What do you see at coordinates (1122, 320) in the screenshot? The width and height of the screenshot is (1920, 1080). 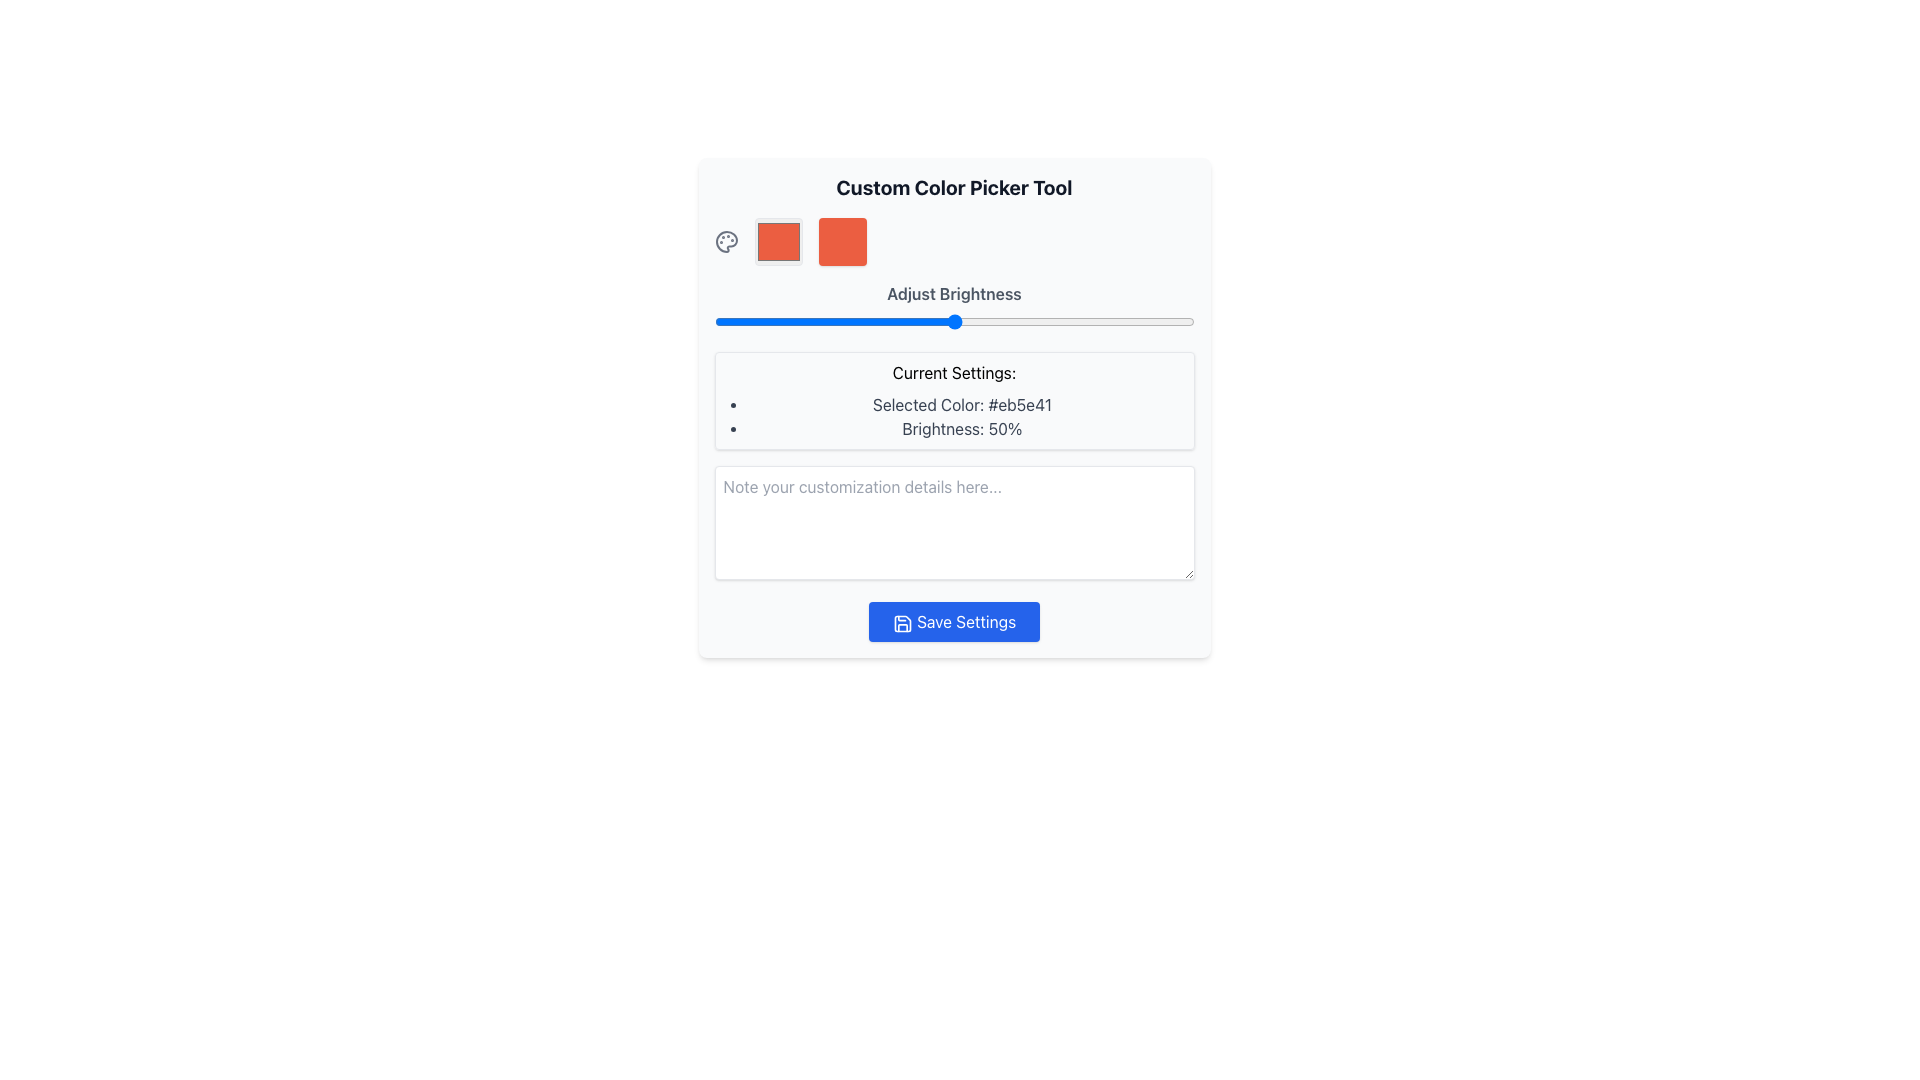 I see `brightness` at bounding box center [1122, 320].